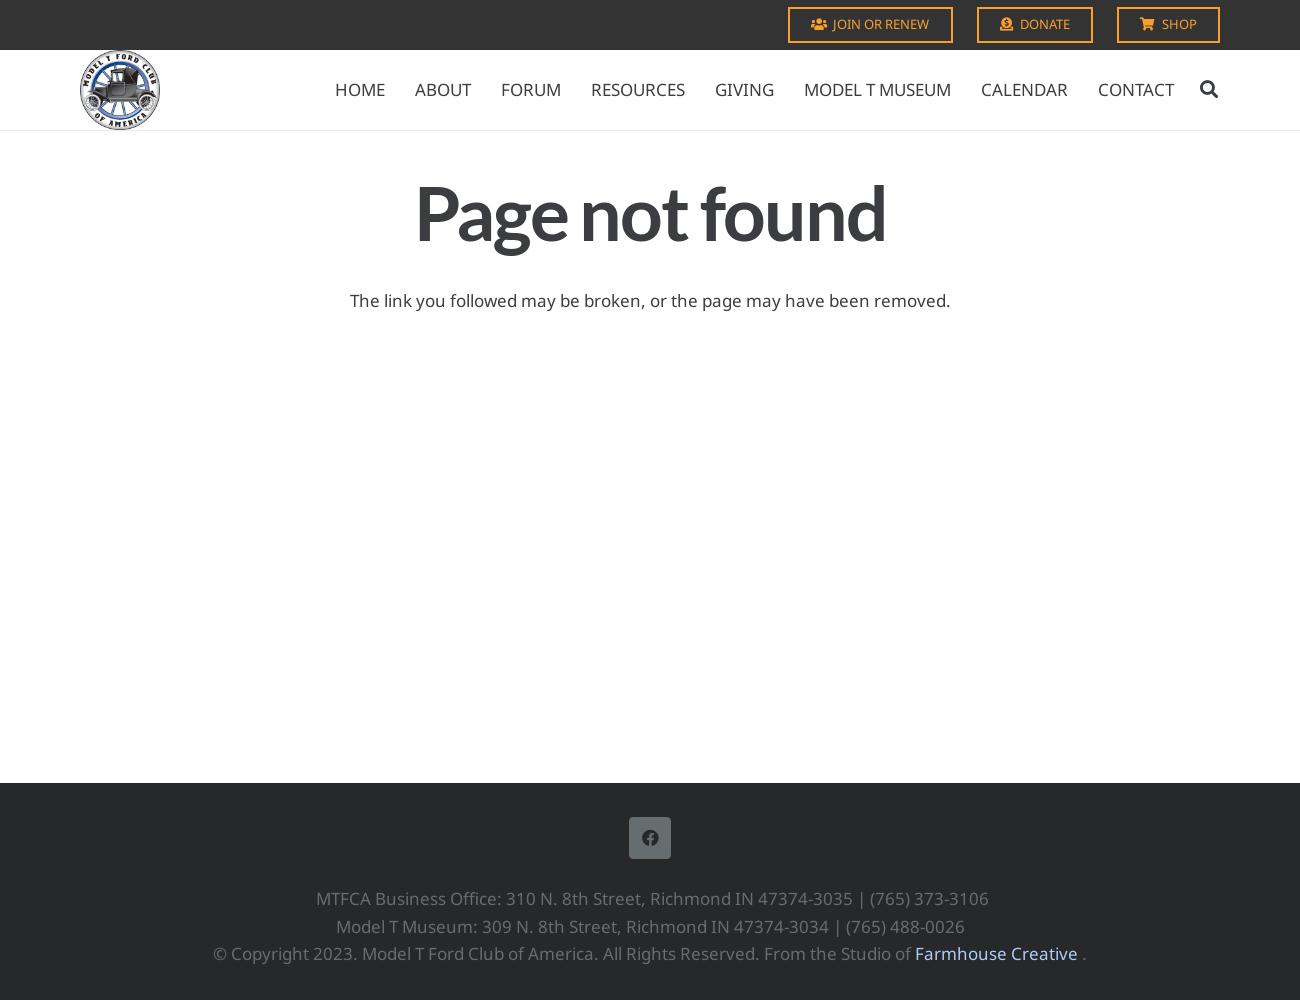 The image size is (1300, 1000). What do you see at coordinates (650, 773) in the screenshot?
I see `'Facebook'` at bounding box center [650, 773].